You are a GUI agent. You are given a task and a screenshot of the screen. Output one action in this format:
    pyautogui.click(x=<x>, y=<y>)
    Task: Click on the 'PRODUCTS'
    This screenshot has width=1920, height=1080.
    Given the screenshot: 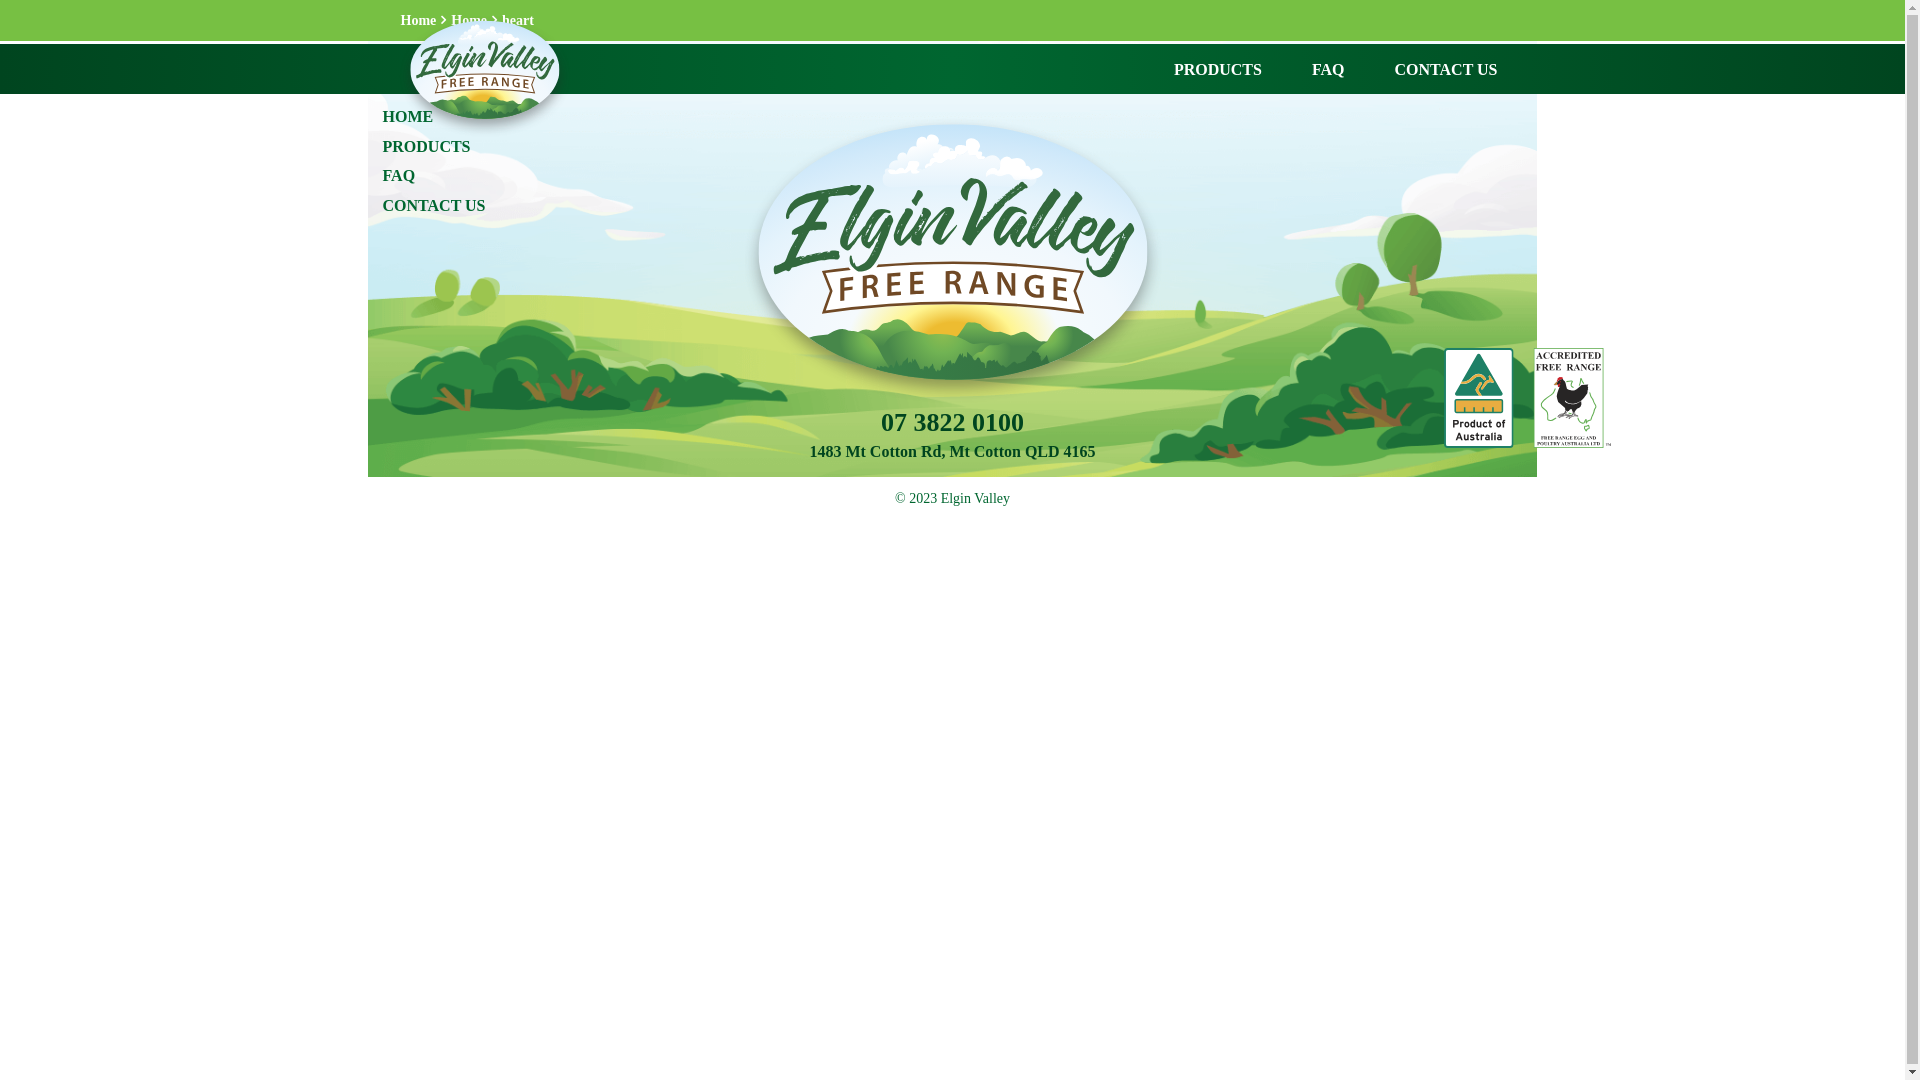 What is the action you would take?
    pyautogui.click(x=382, y=145)
    